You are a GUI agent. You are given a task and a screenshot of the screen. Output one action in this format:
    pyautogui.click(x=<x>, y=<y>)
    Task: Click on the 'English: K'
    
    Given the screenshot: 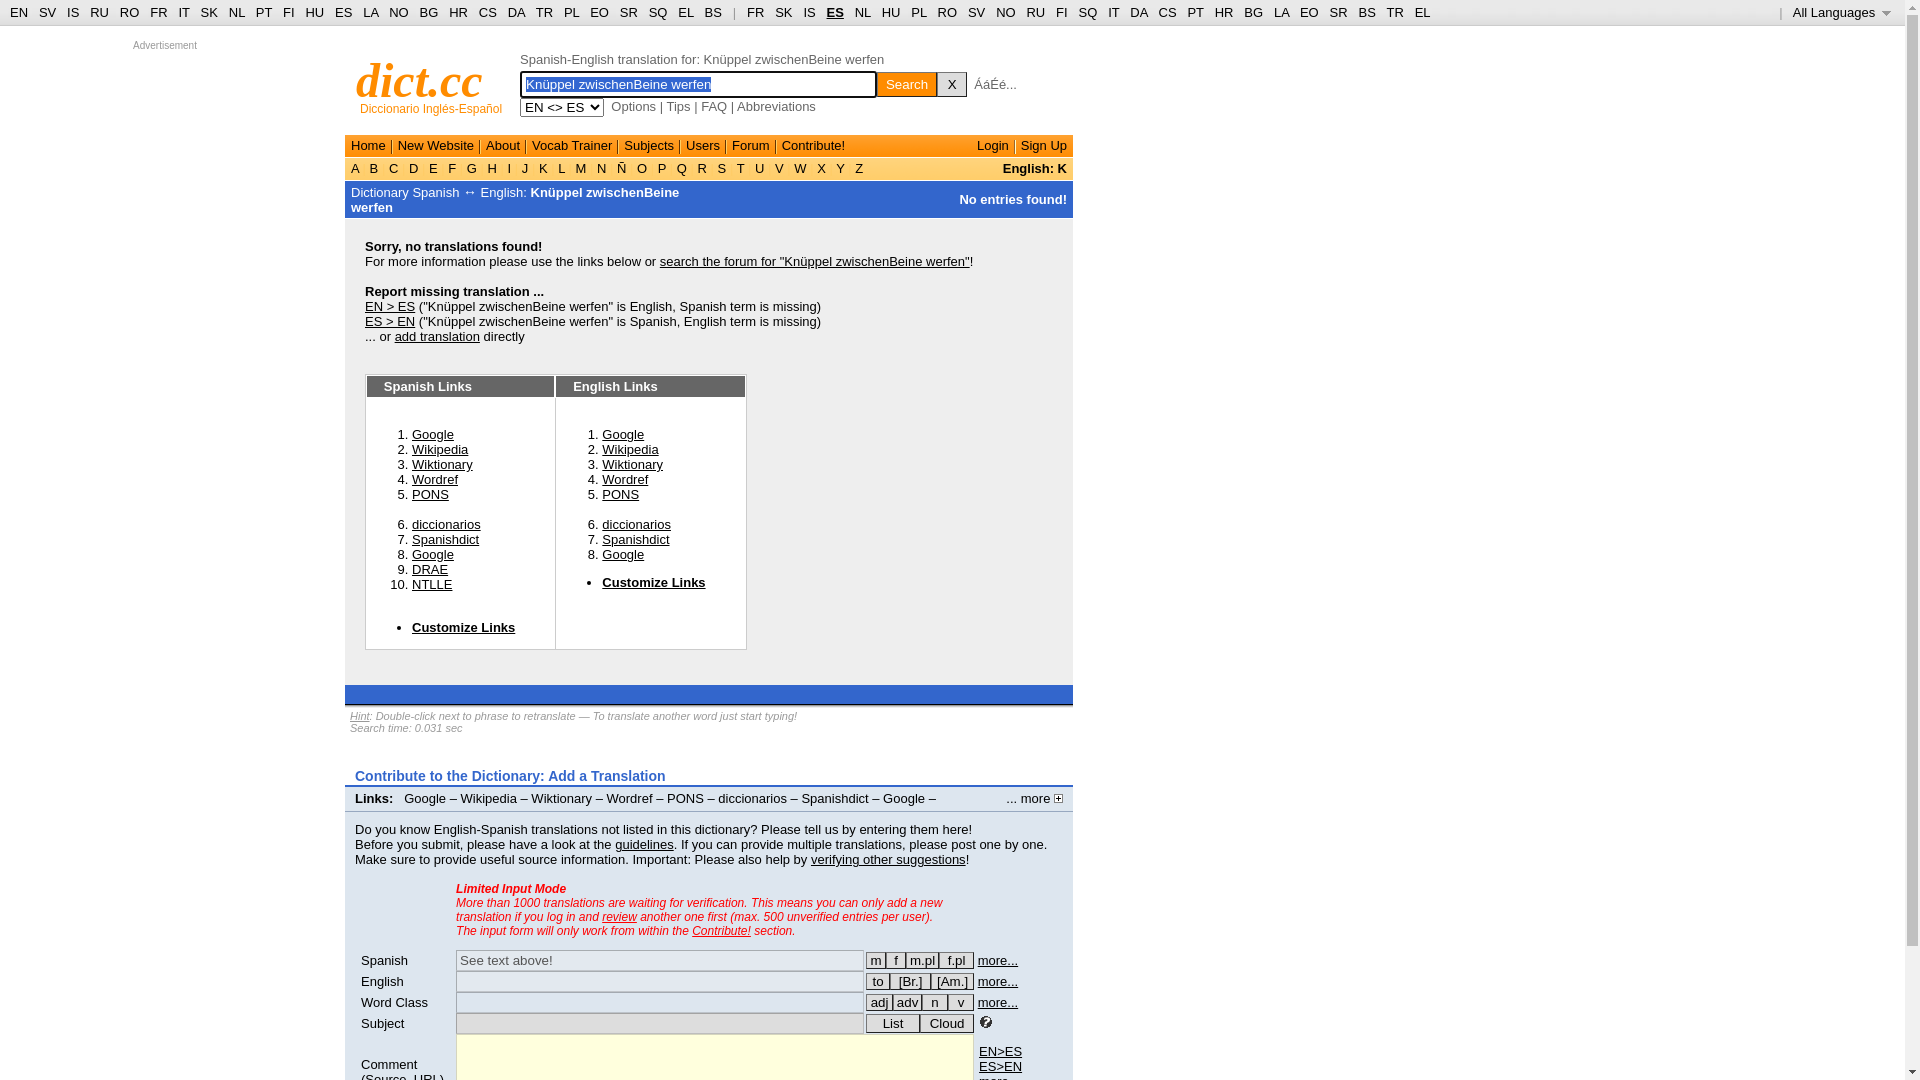 What is the action you would take?
    pyautogui.click(x=1035, y=167)
    